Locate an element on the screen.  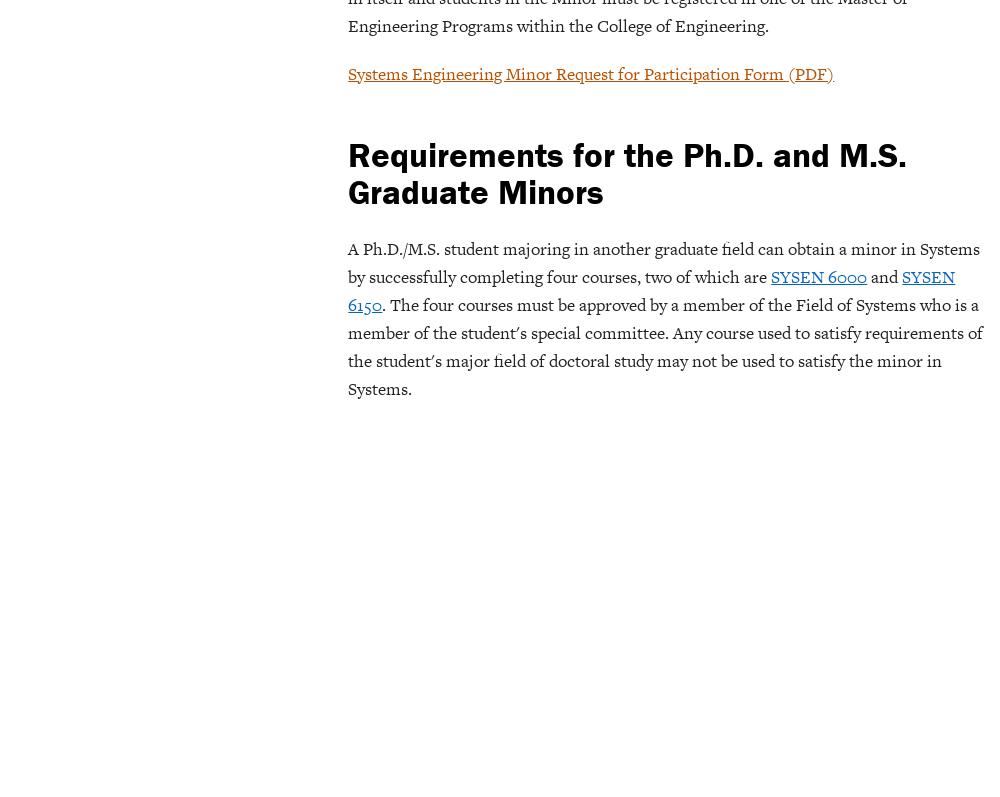
'. The four courses must be approved by a member of the Field of Systems who is a member of the student's special committee. Any course used to satisfy requirements of the student's major field of doctoral study may not be used to satisfy the minor in Systems.' is located at coordinates (665, 347).